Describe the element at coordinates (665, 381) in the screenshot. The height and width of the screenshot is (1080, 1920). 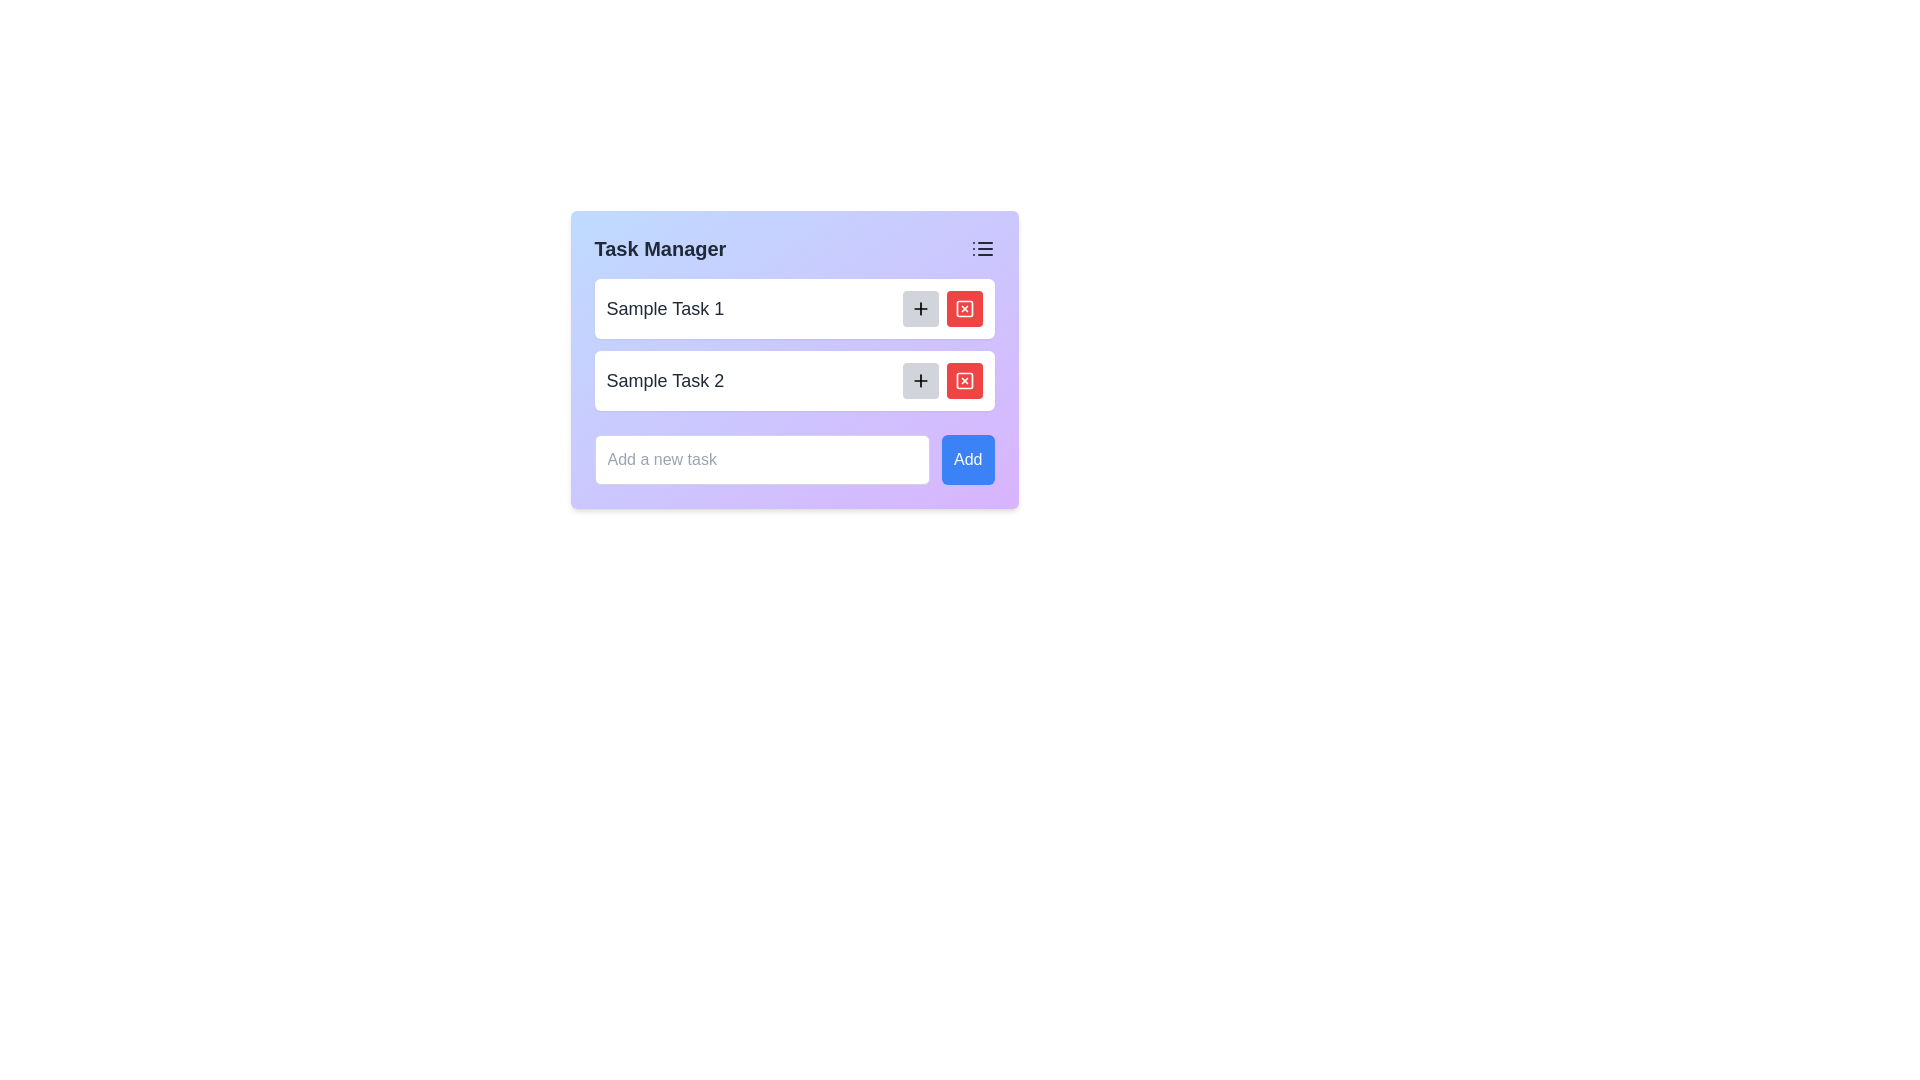
I see `the static text label representing 'Sample Task 2' in the task management interface` at that location.